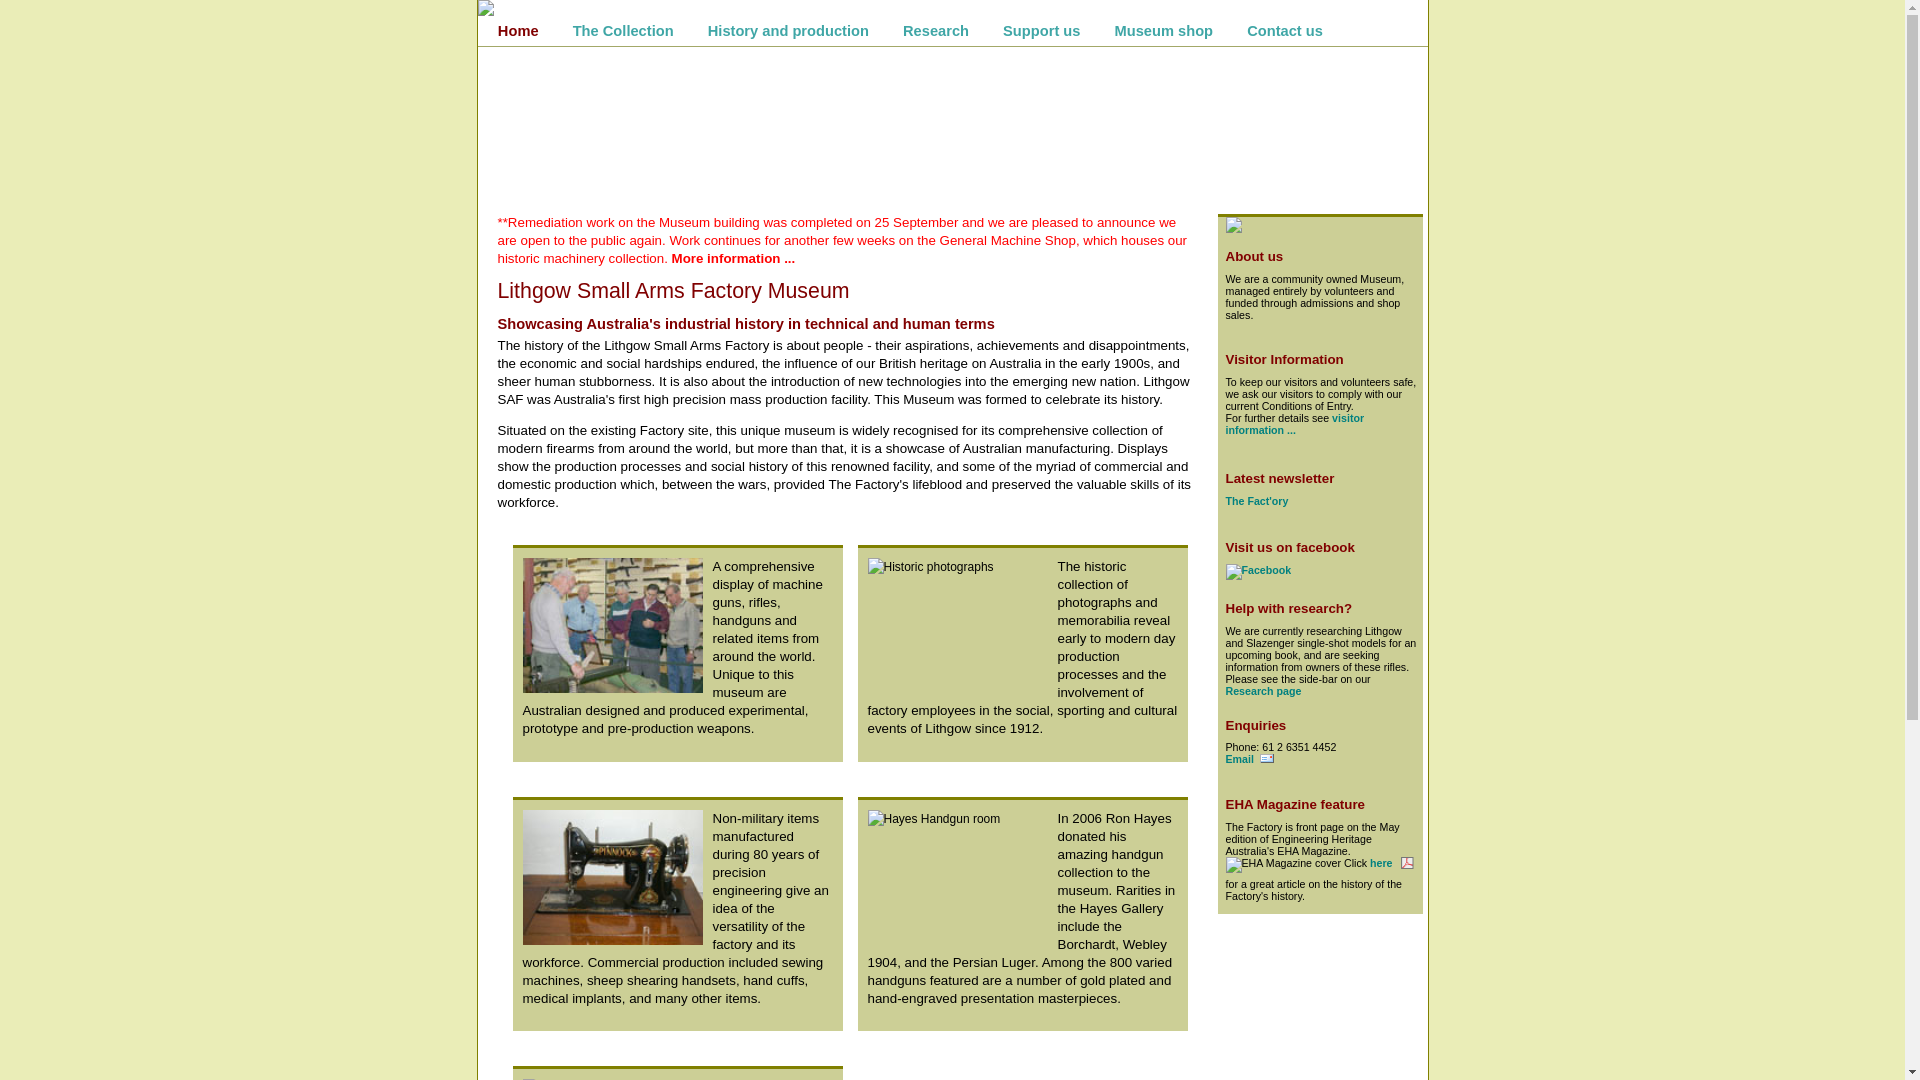  I want to click on 'Support us', so click(1040, 30).